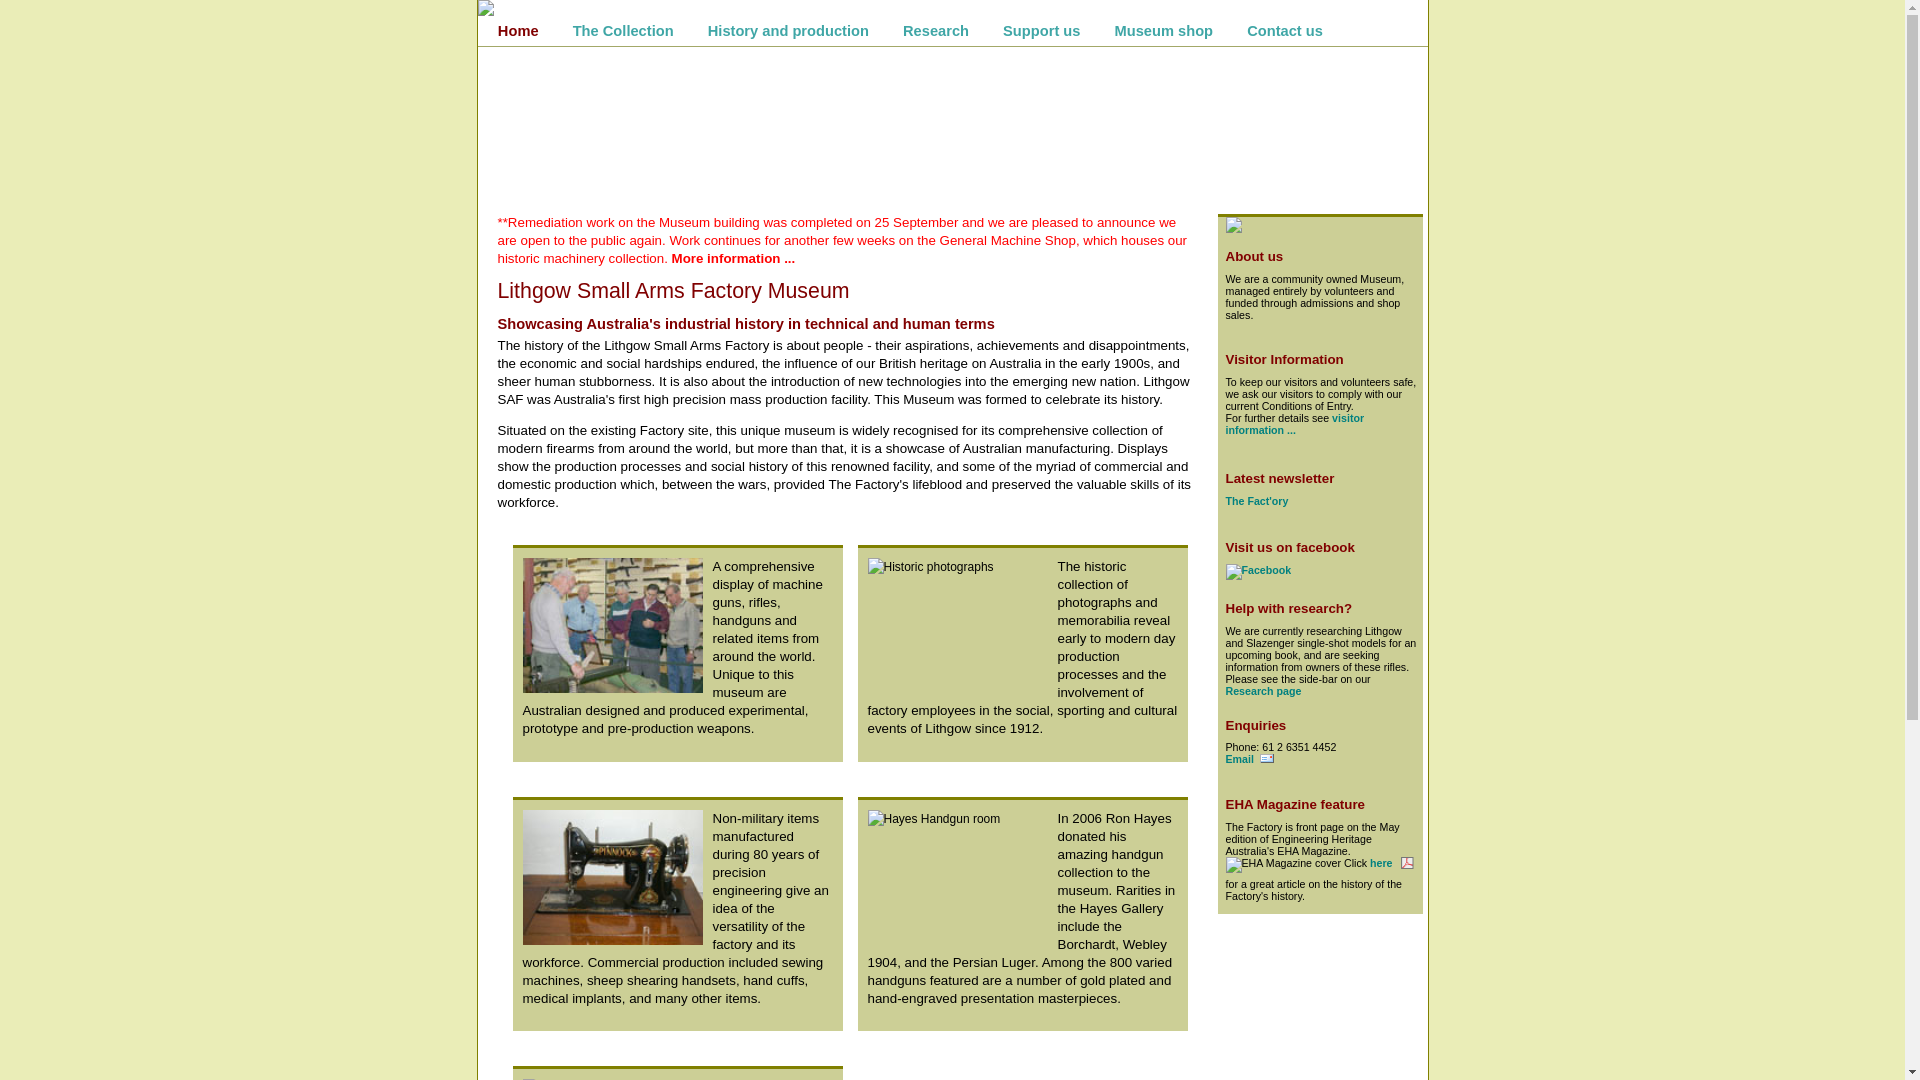  I want to click on 'Support us', so click(1040, 30).